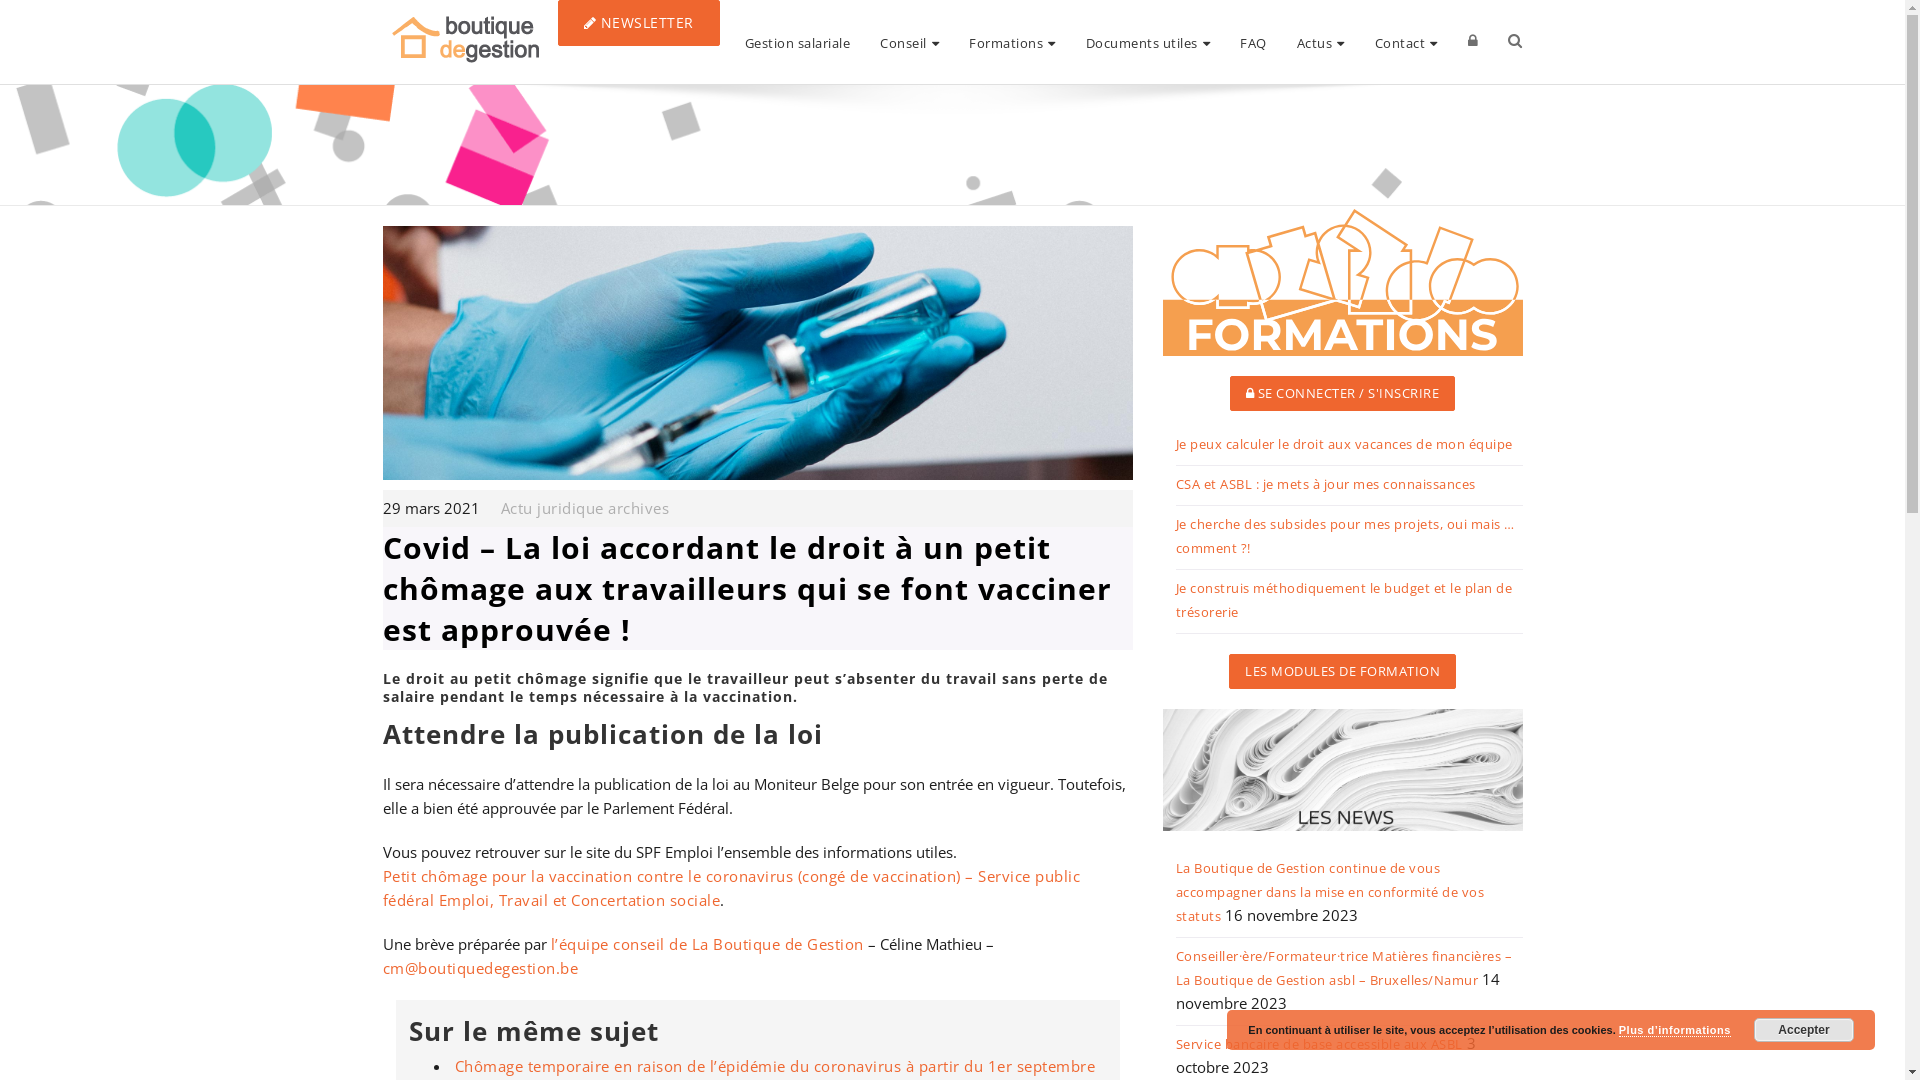 This screenshot has width=1920, height=1080. I want to click on 'SE CONNECTER / S'INSCRIRE', so click(1343, 393).